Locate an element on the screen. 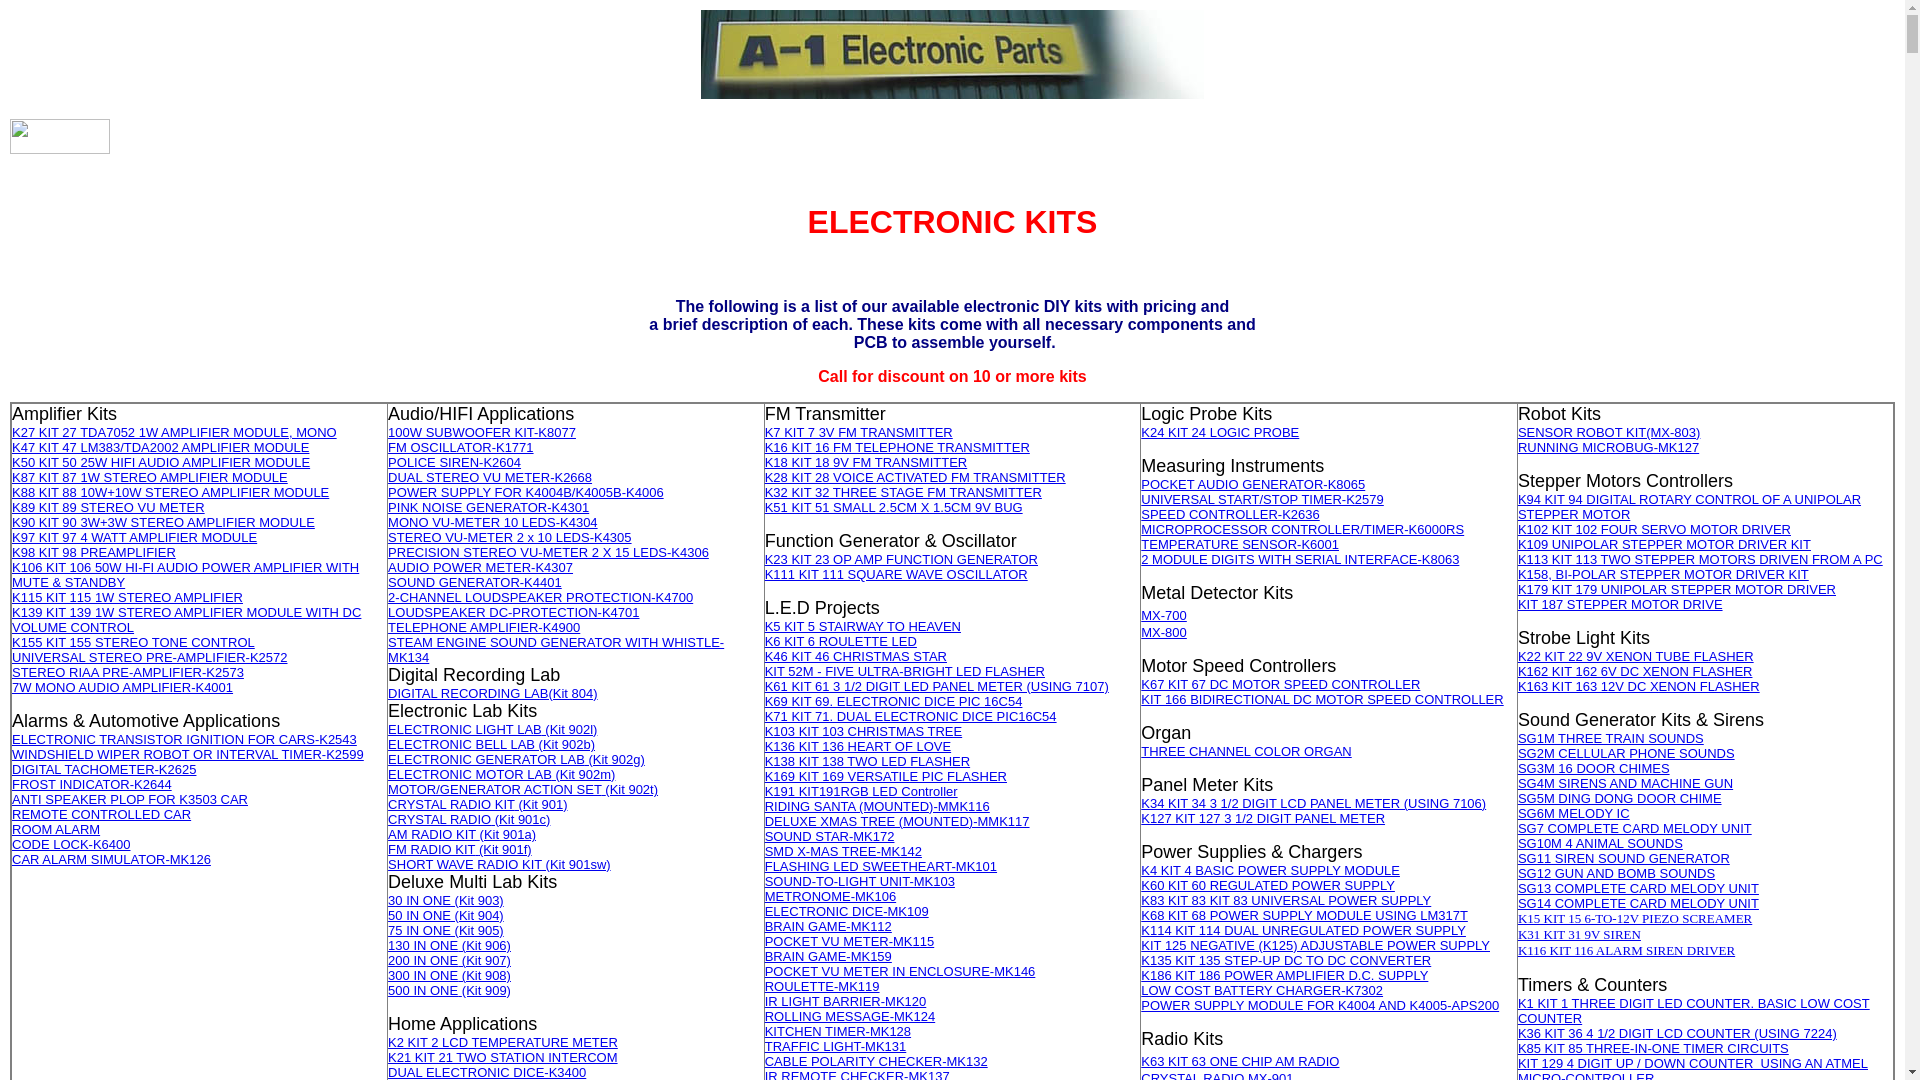  'K155 KIT 155 STEREO TONE CONTROL' is located at coordinates (132, 642).